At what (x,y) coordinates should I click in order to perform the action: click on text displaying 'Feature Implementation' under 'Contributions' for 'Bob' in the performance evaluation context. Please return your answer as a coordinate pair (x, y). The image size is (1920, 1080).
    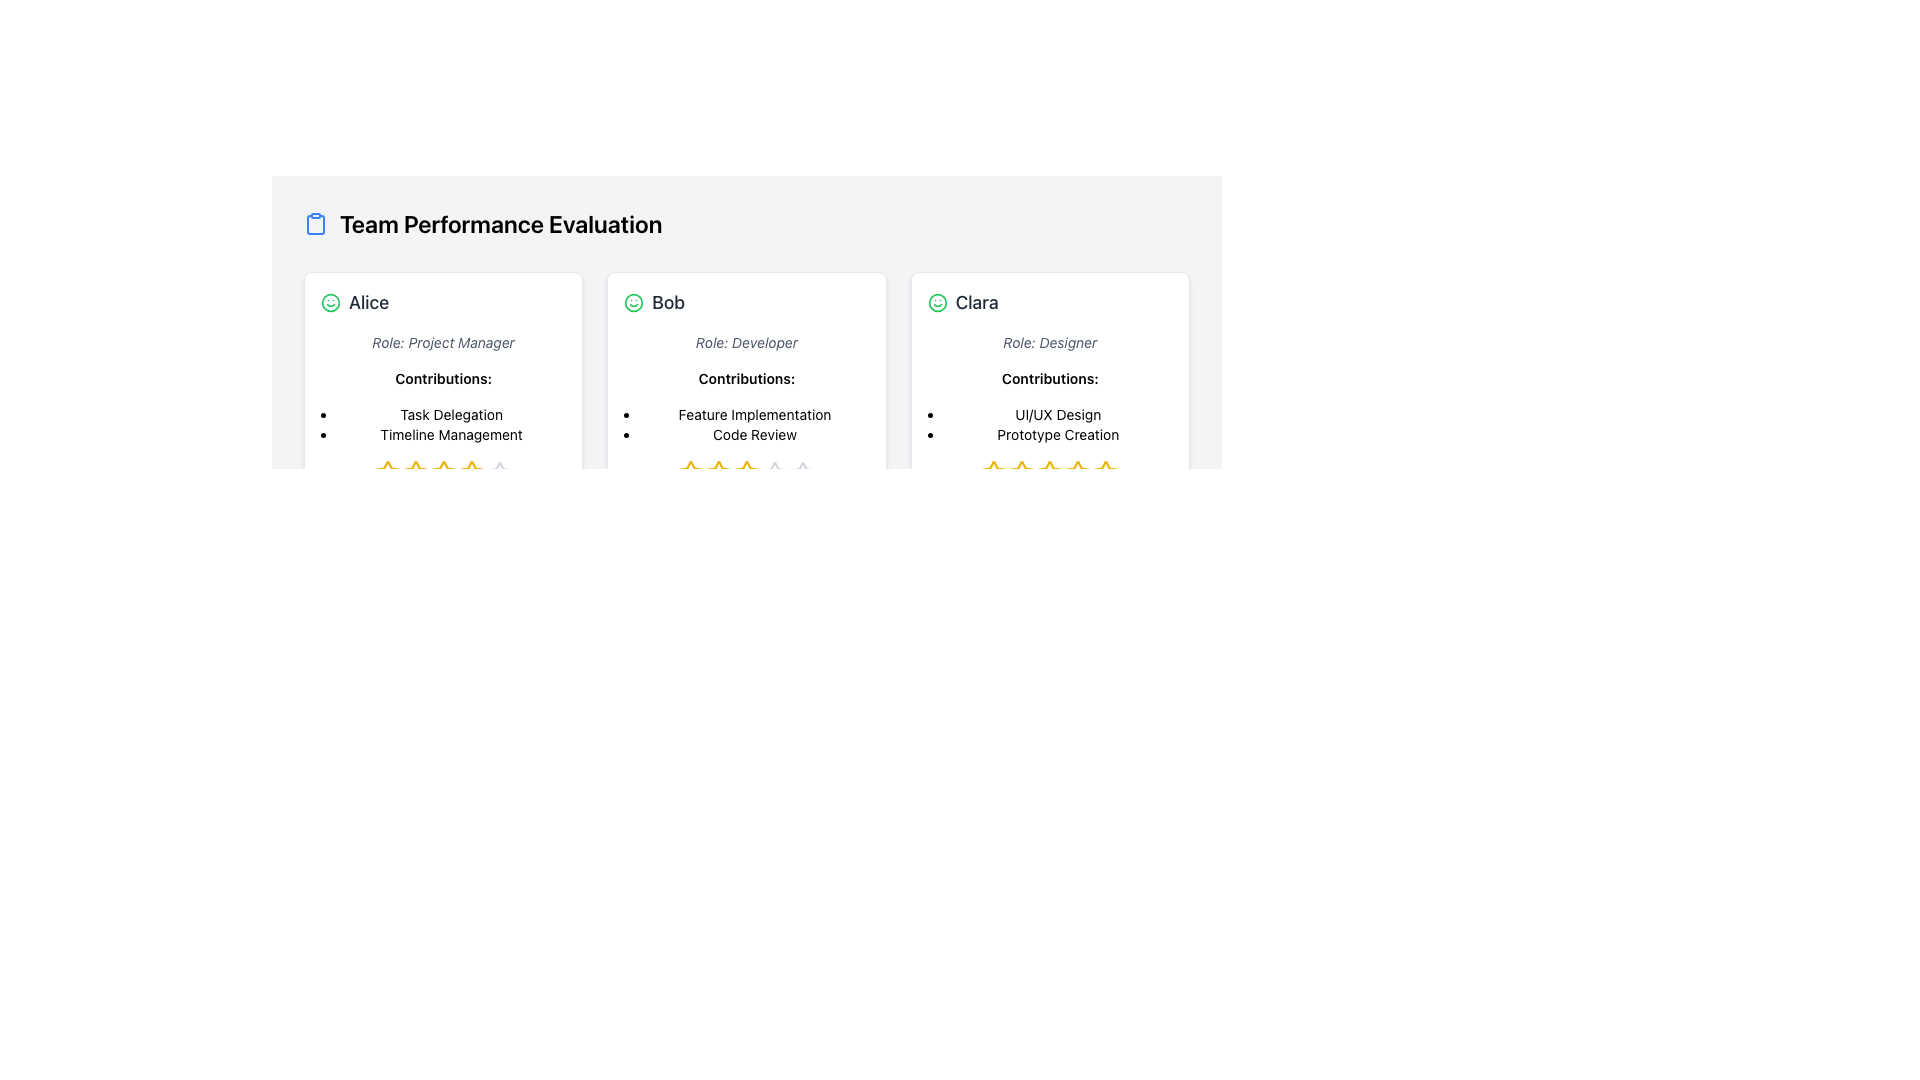
    Looking at the image, I should click on (753, 414).